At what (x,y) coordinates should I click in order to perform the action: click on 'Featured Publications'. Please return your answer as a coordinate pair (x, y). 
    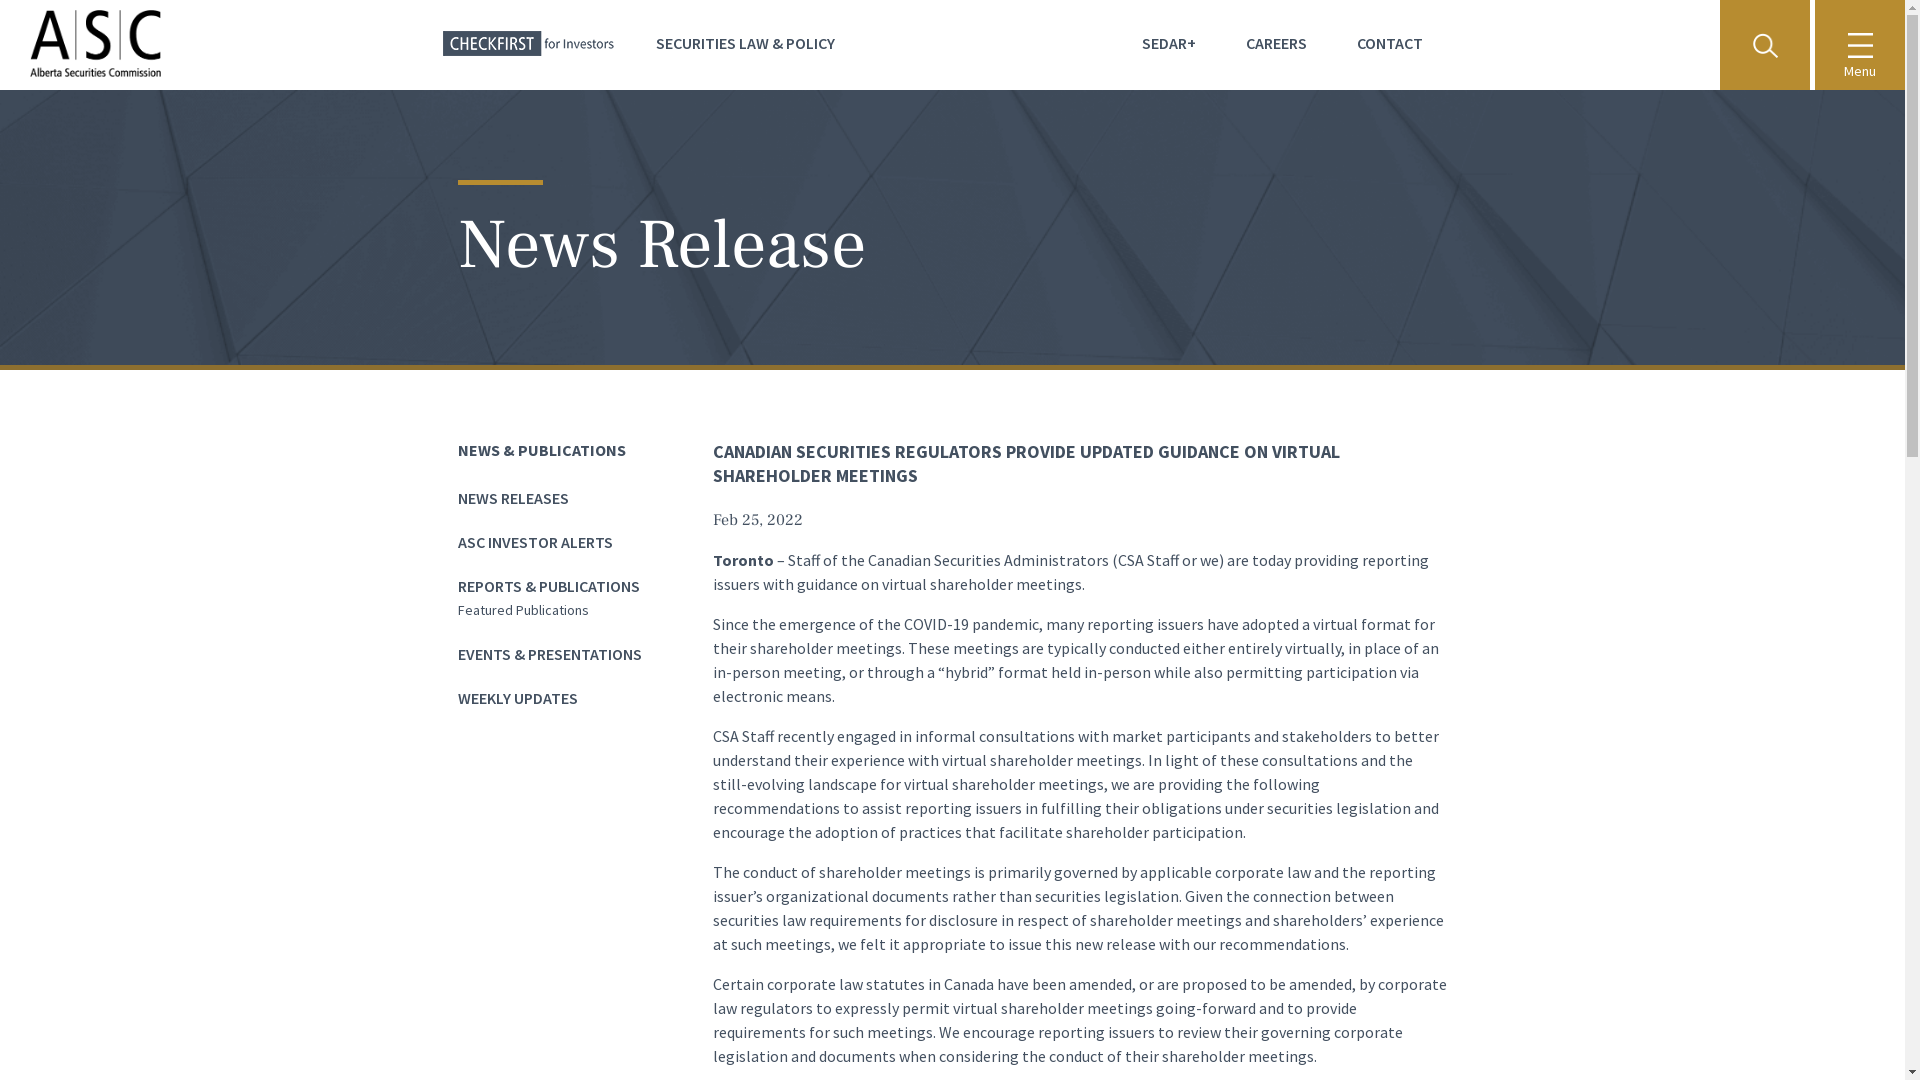
    Looking at the image, I should click on (523, 608).